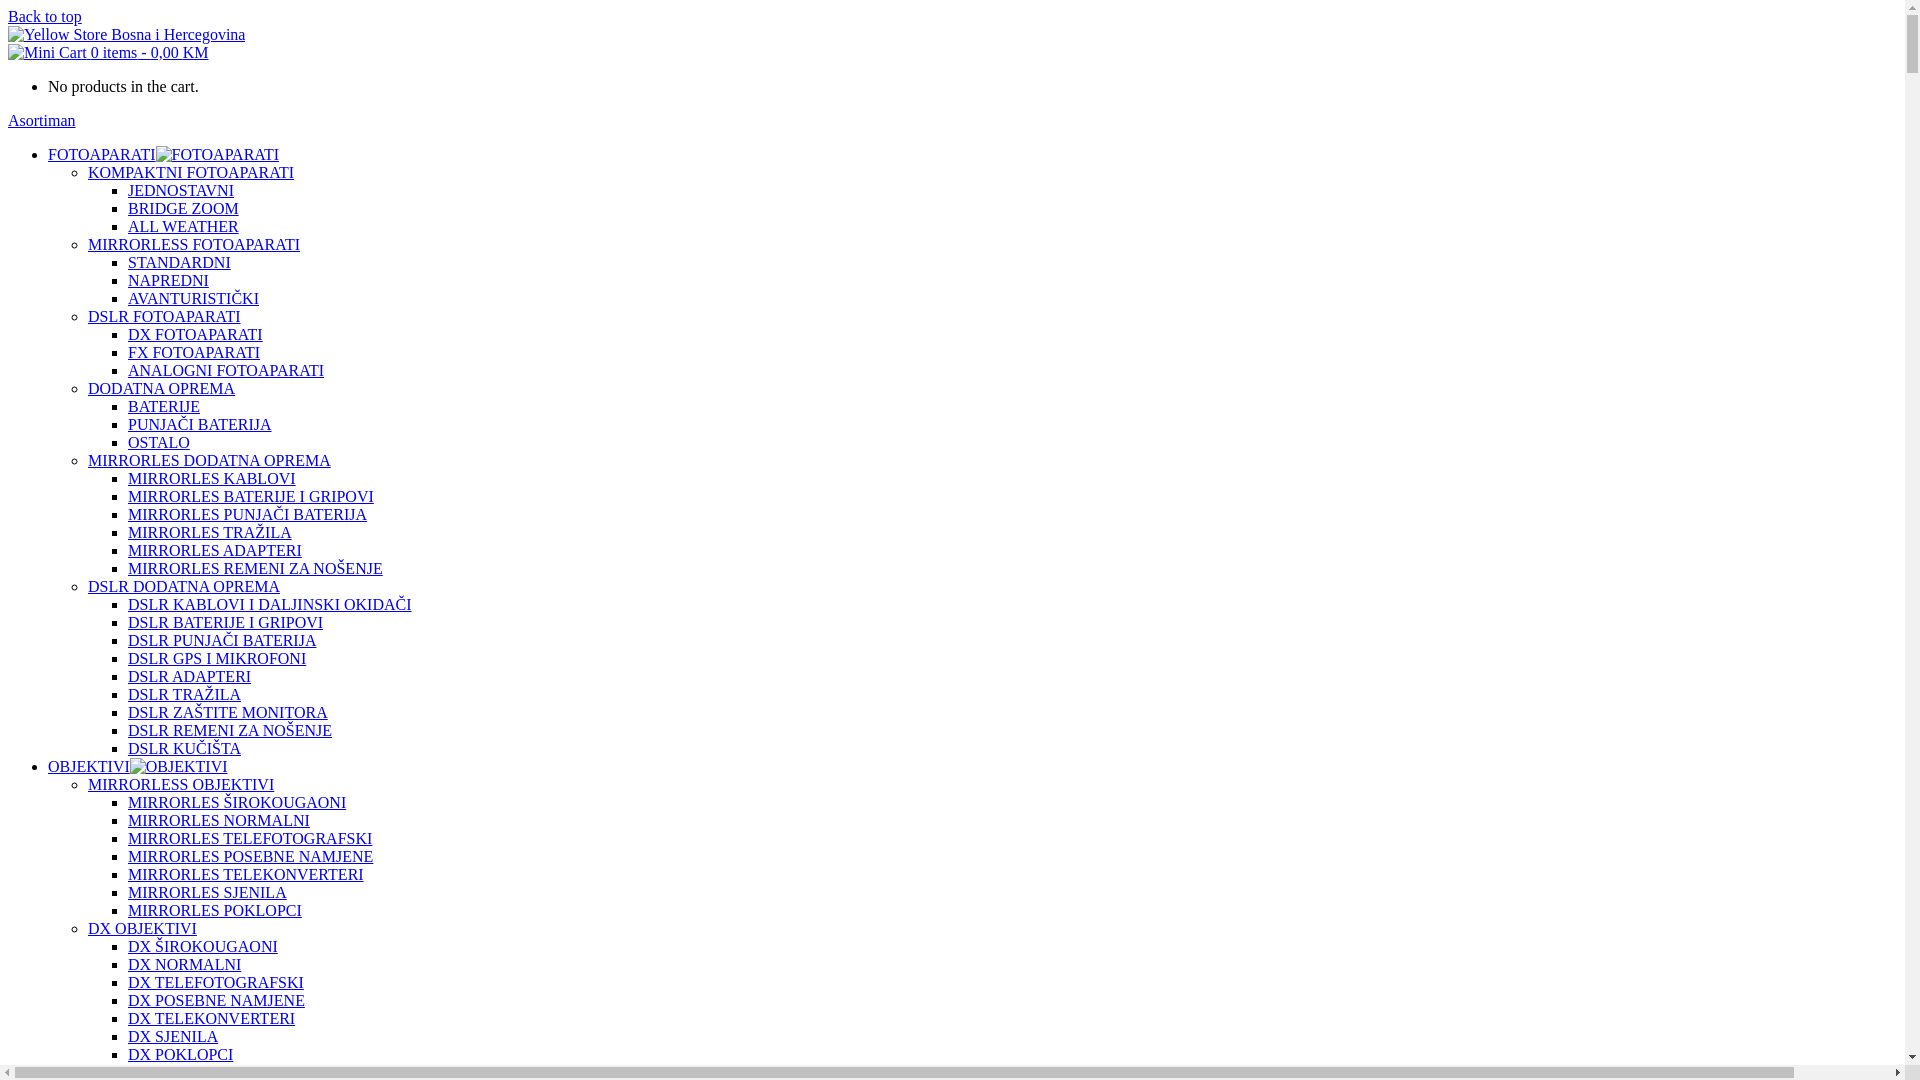  What do you see at coordinates (161, 388) in the screenshot?
I see `'DODATNA OPREMA'` at bounding box center [161, 388].